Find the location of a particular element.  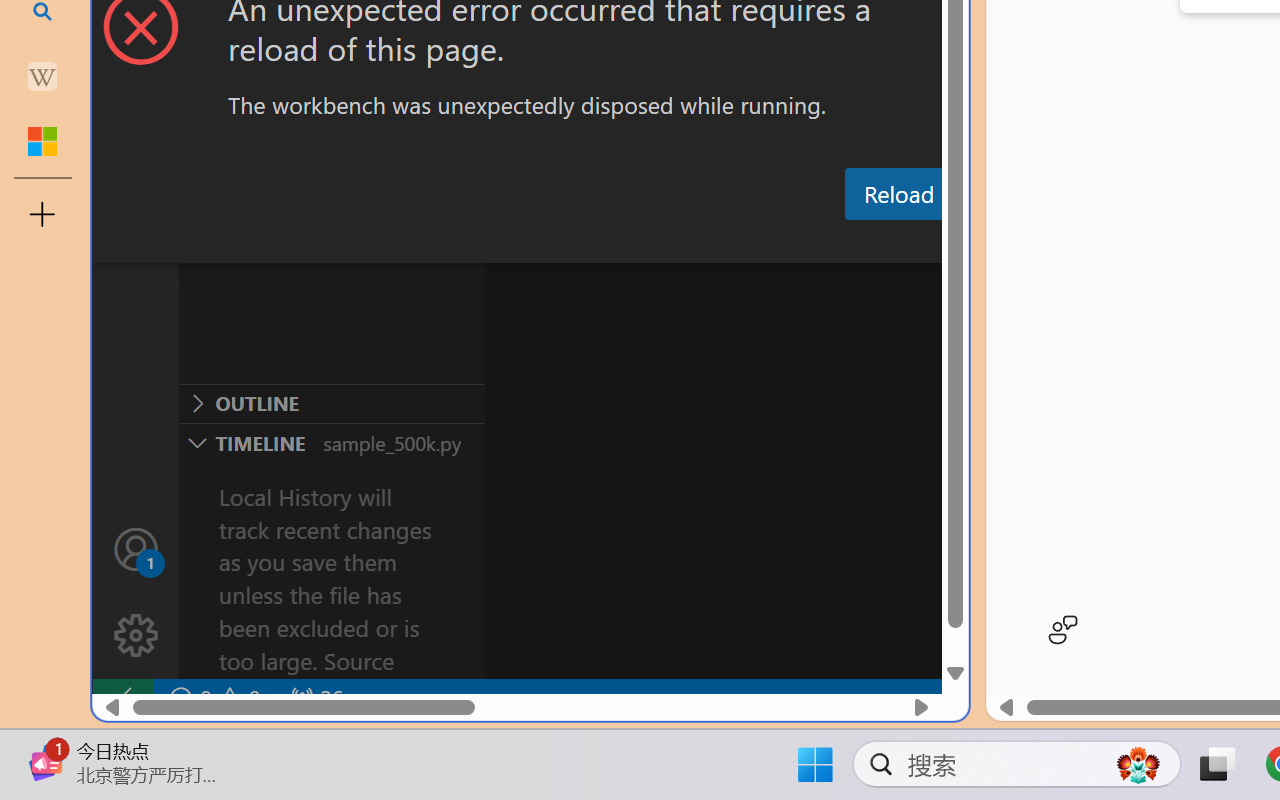

'No Problems' is located at coordinates (213, 698).